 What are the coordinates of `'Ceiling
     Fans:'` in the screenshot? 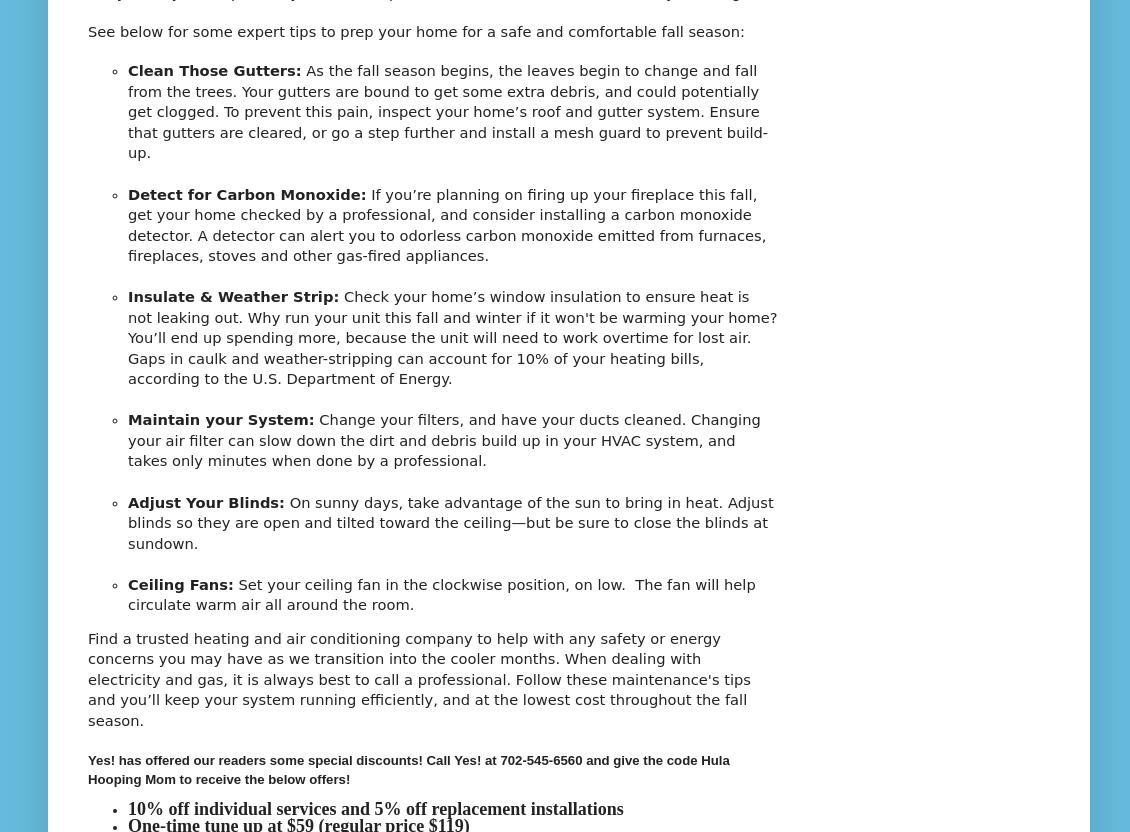 It's located at (180, 582).